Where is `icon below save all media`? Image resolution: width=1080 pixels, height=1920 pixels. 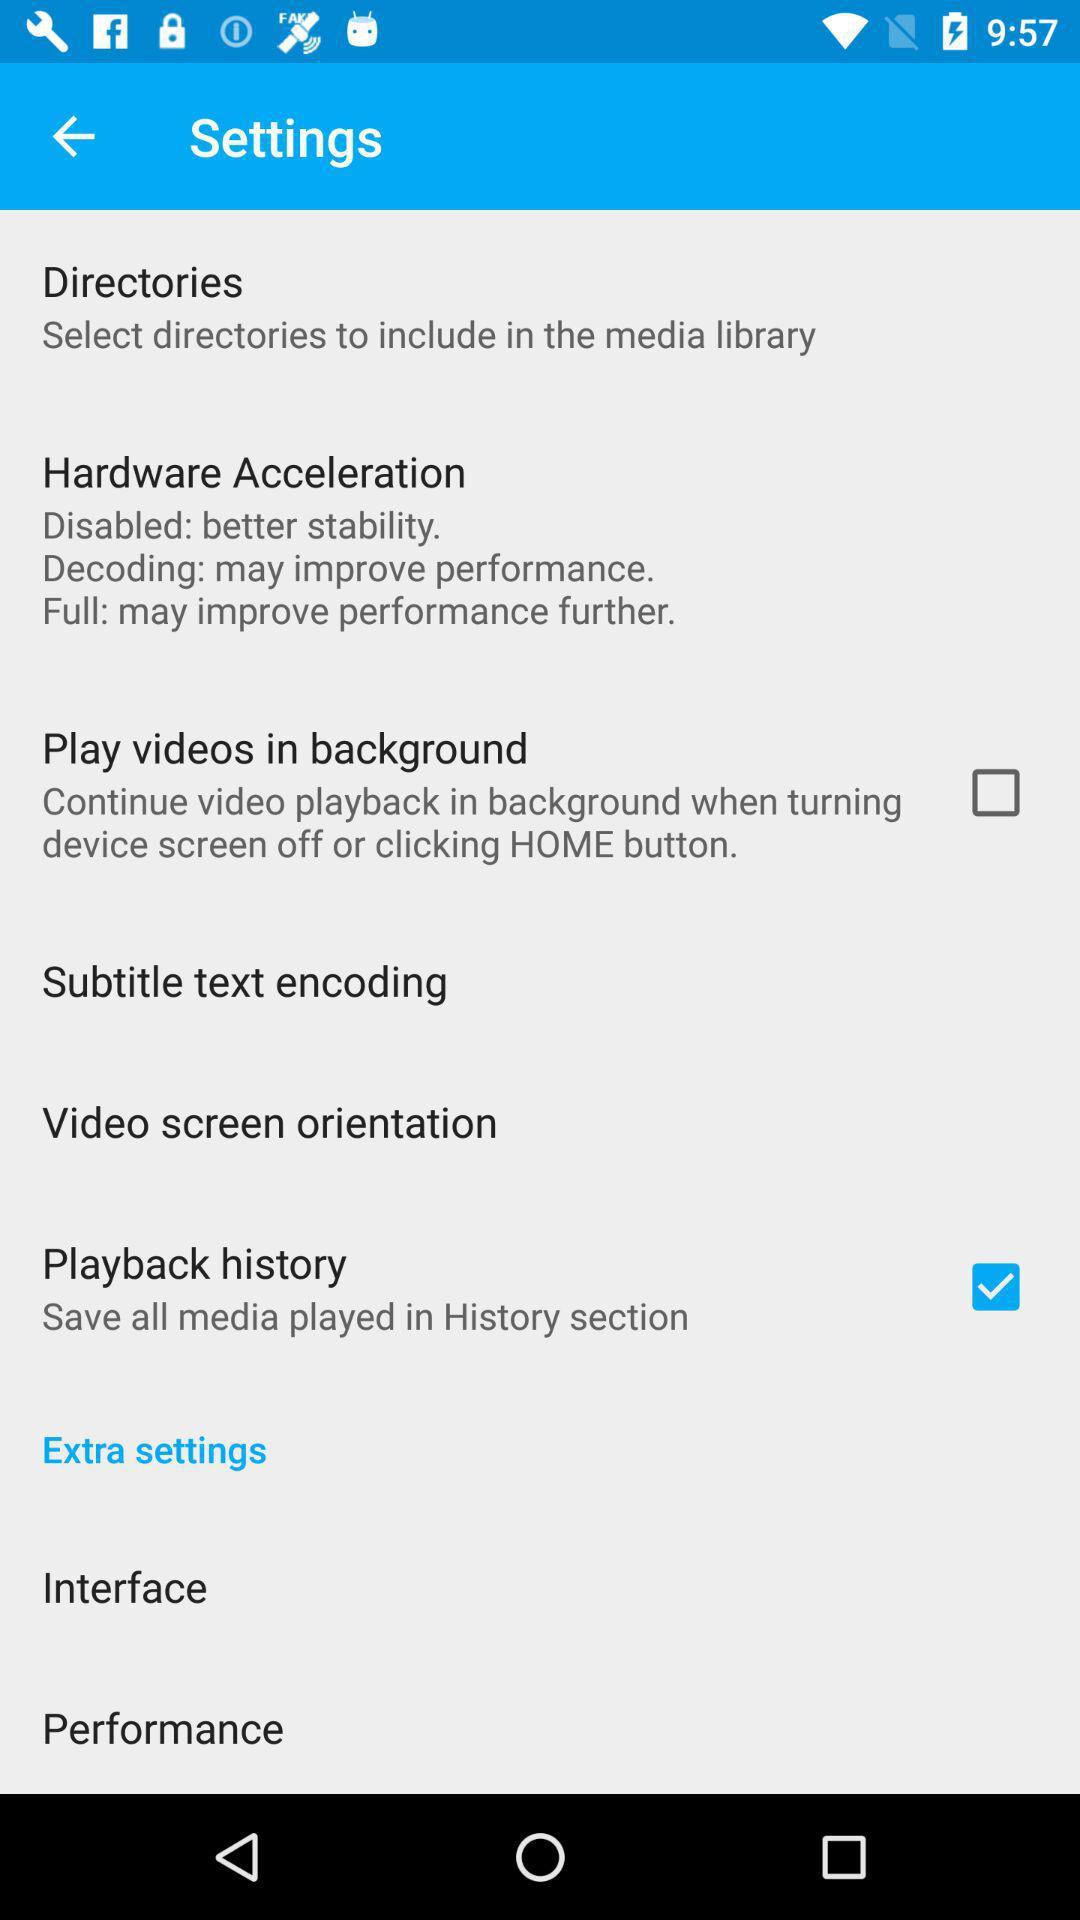 icon below save all media is located at coordinates (540, 1427).